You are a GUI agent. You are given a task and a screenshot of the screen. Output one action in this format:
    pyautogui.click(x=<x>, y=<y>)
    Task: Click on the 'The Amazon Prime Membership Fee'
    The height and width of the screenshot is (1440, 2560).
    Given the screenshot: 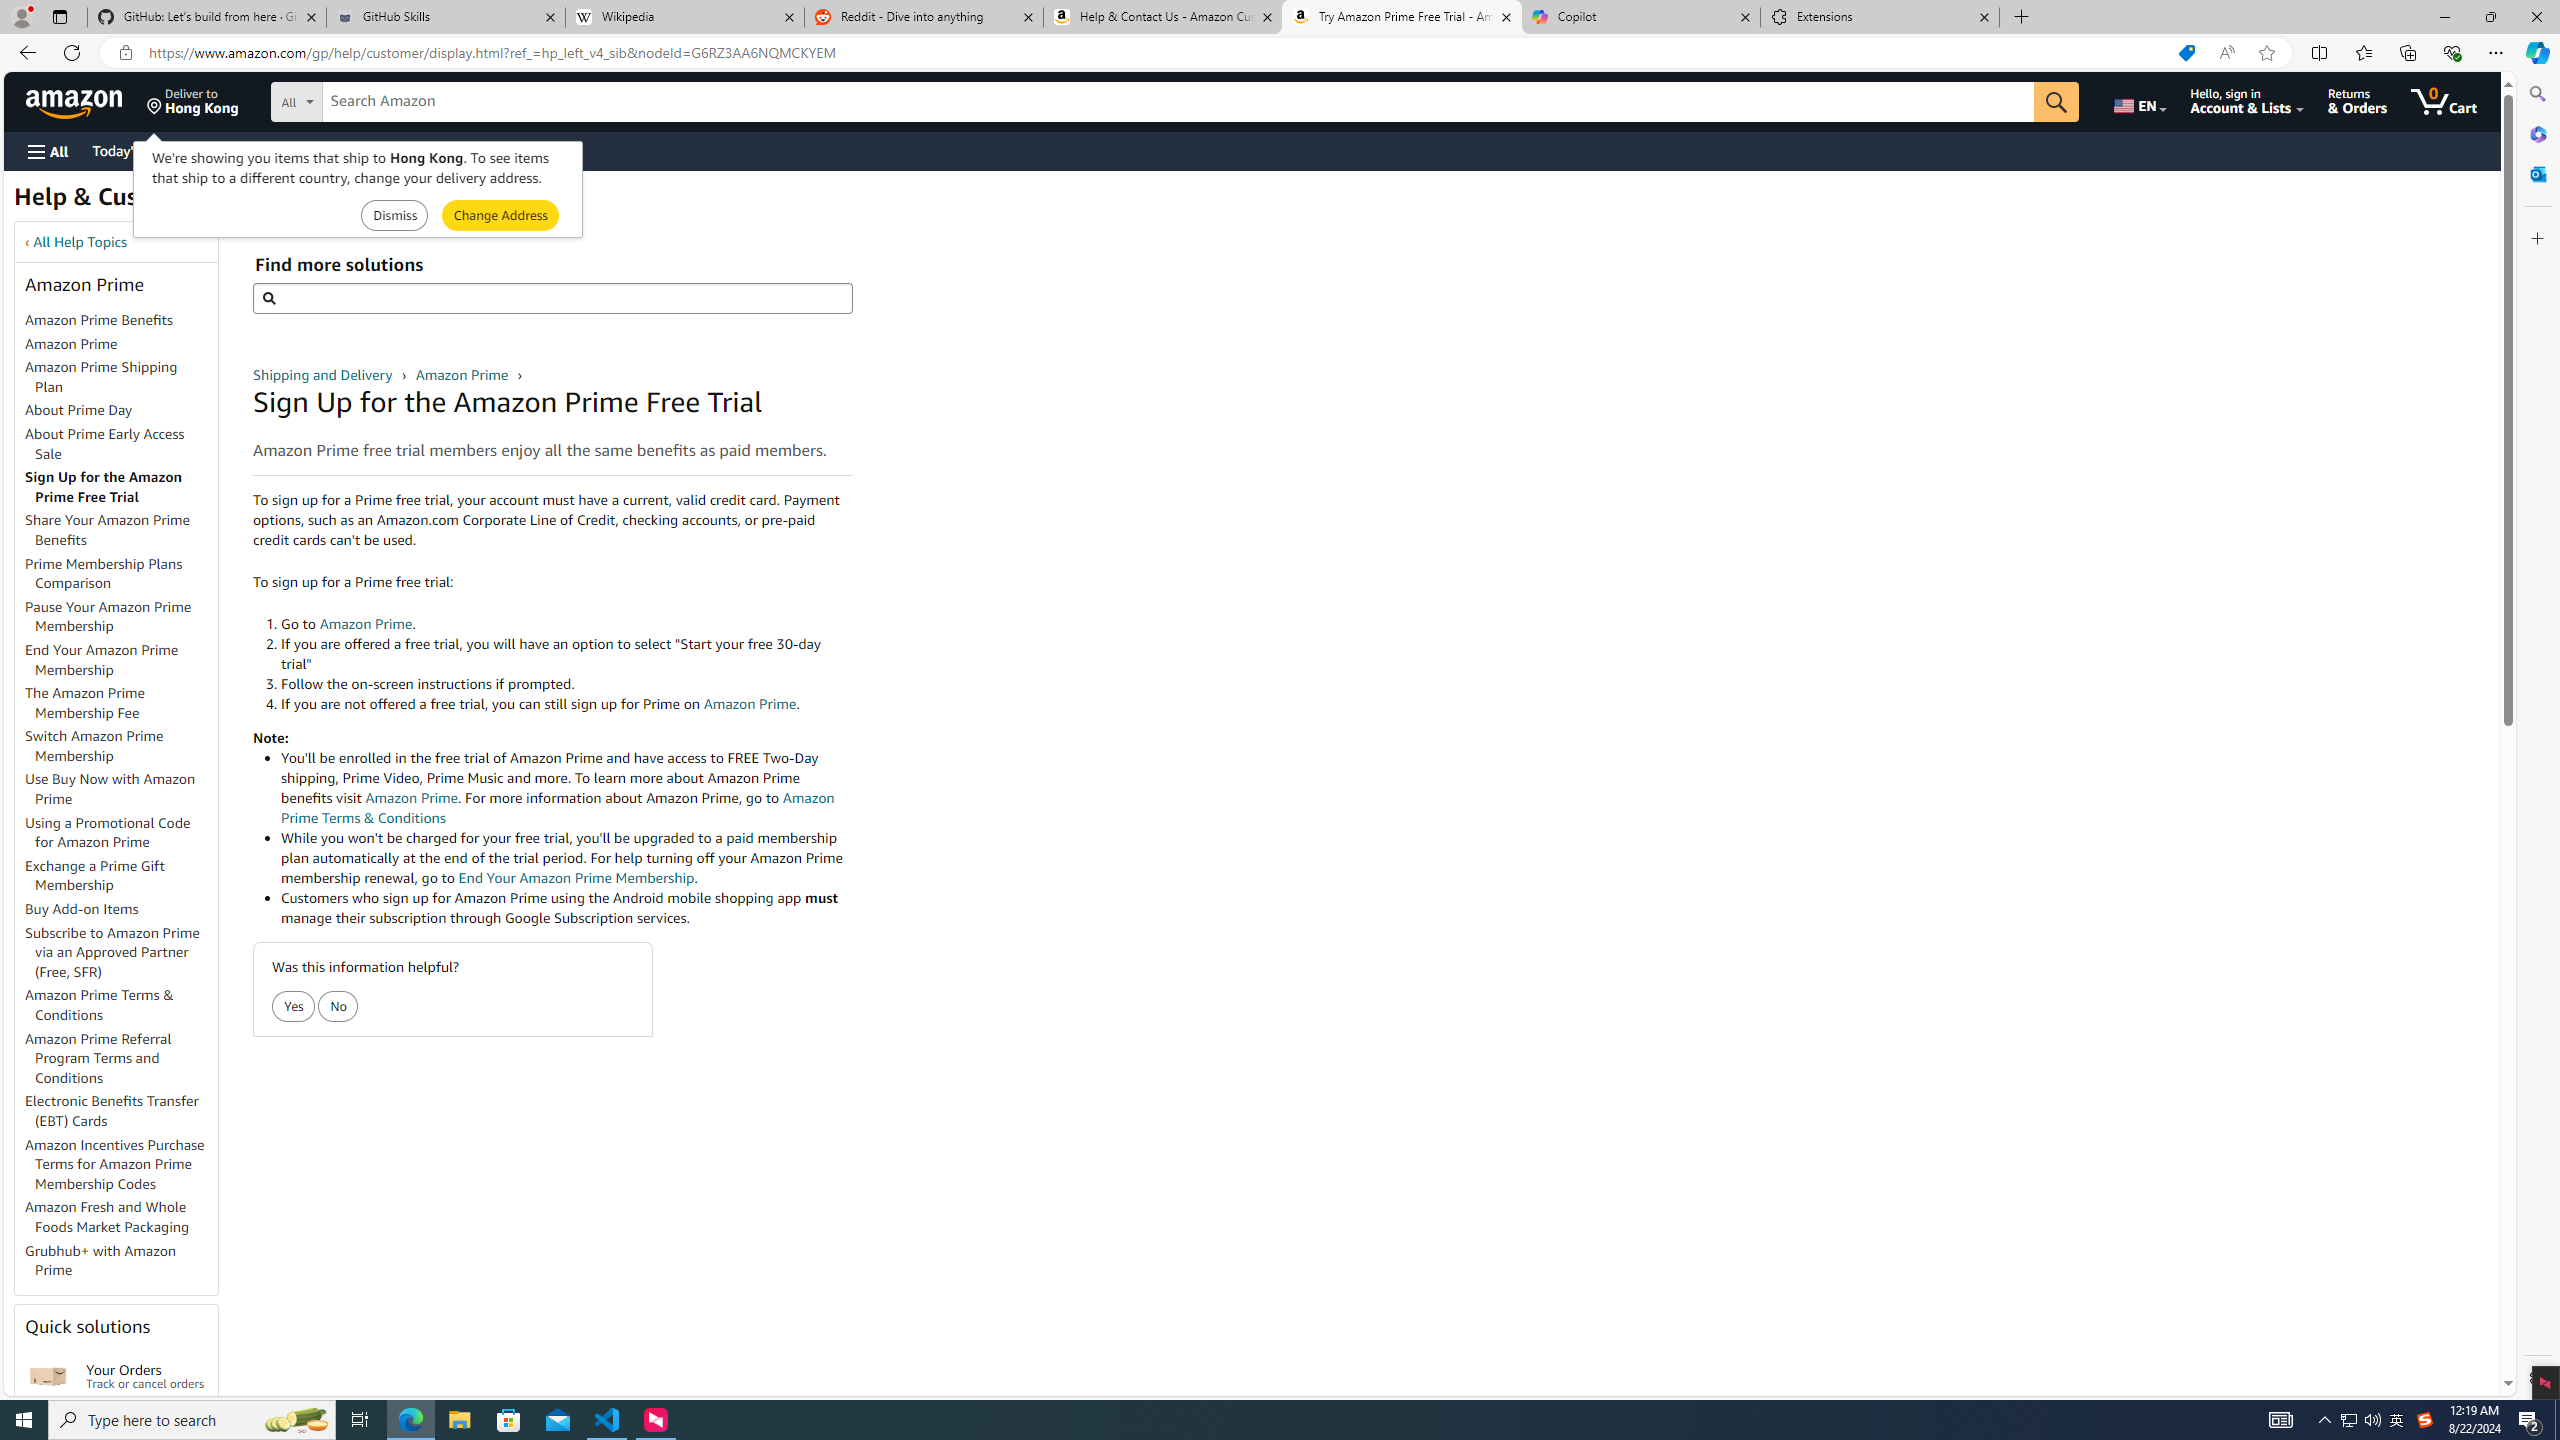 What is the action you would take?
    pyautogui.click(x=121, y=704)
    